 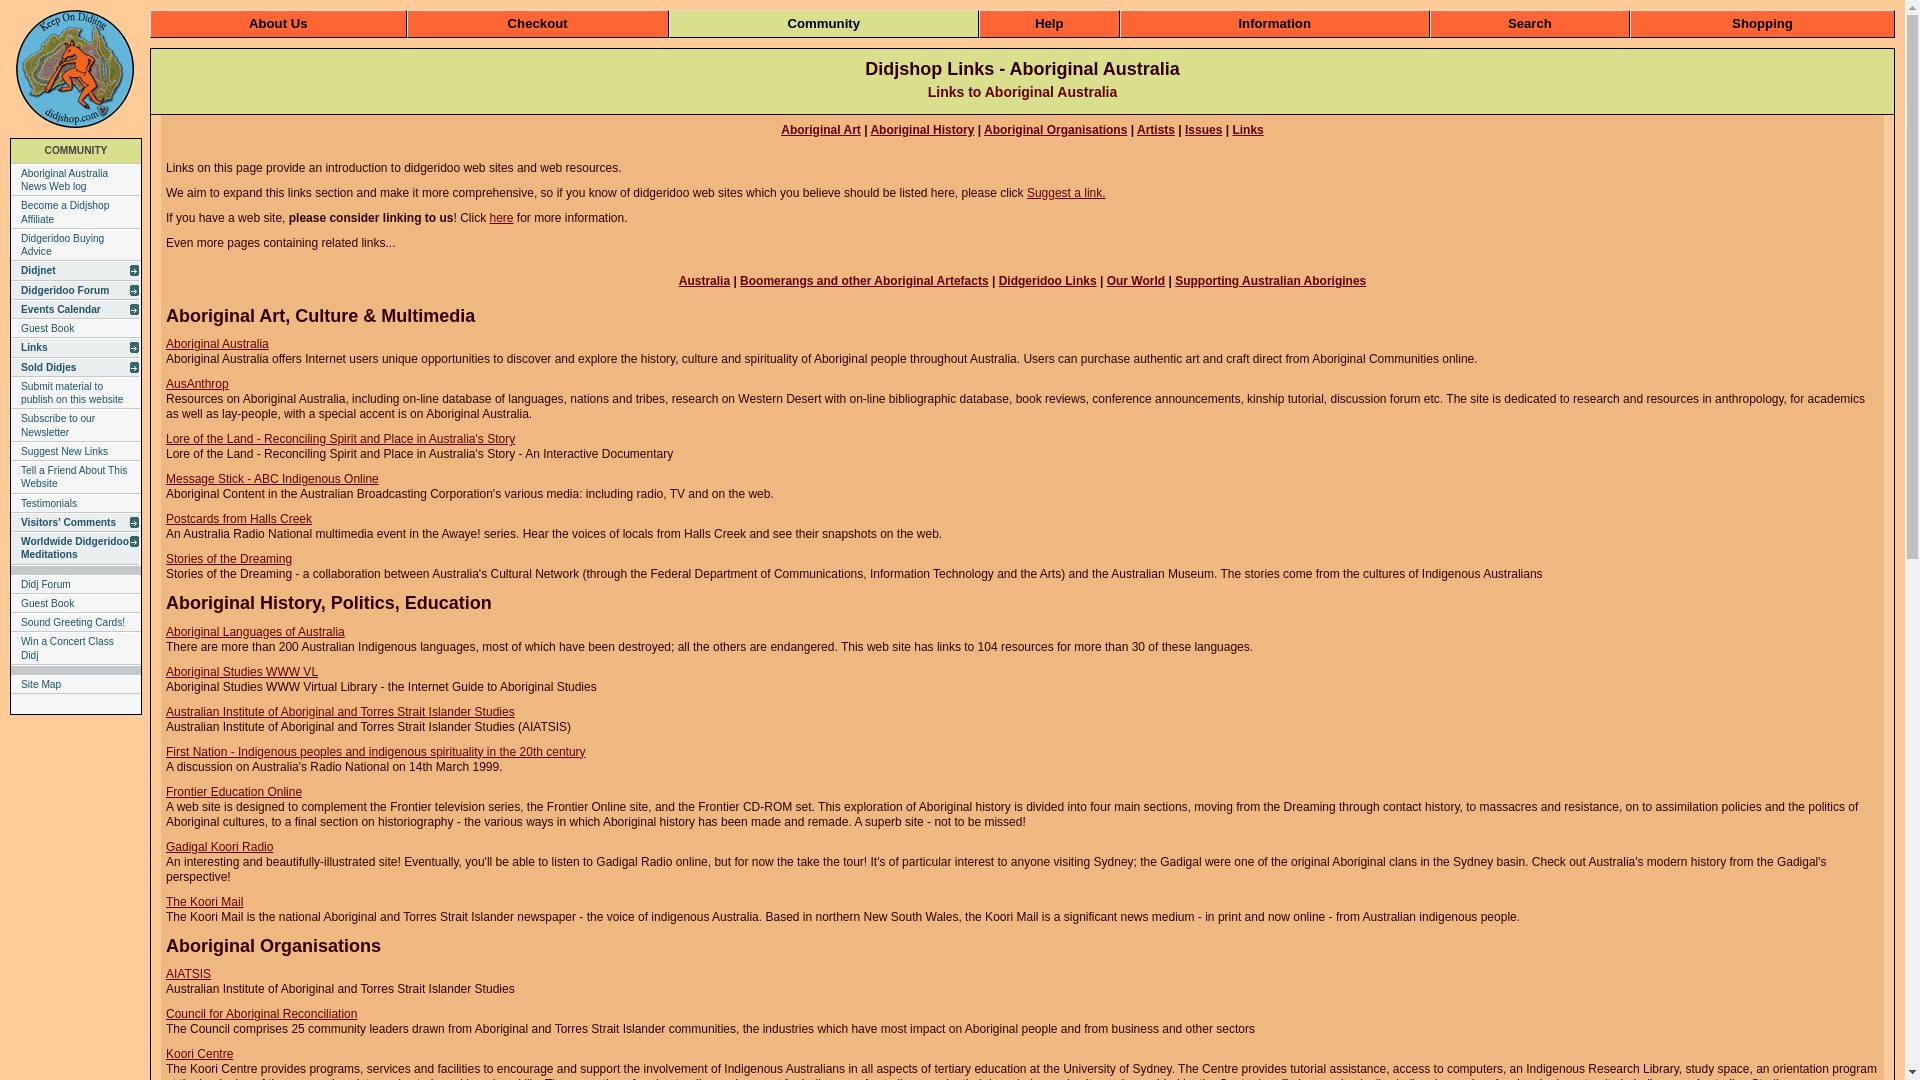 What do you see at coordinates (75, 521) in the screenshot?
I see `'Visitors' Comments'` at bounding box center [75, 521].